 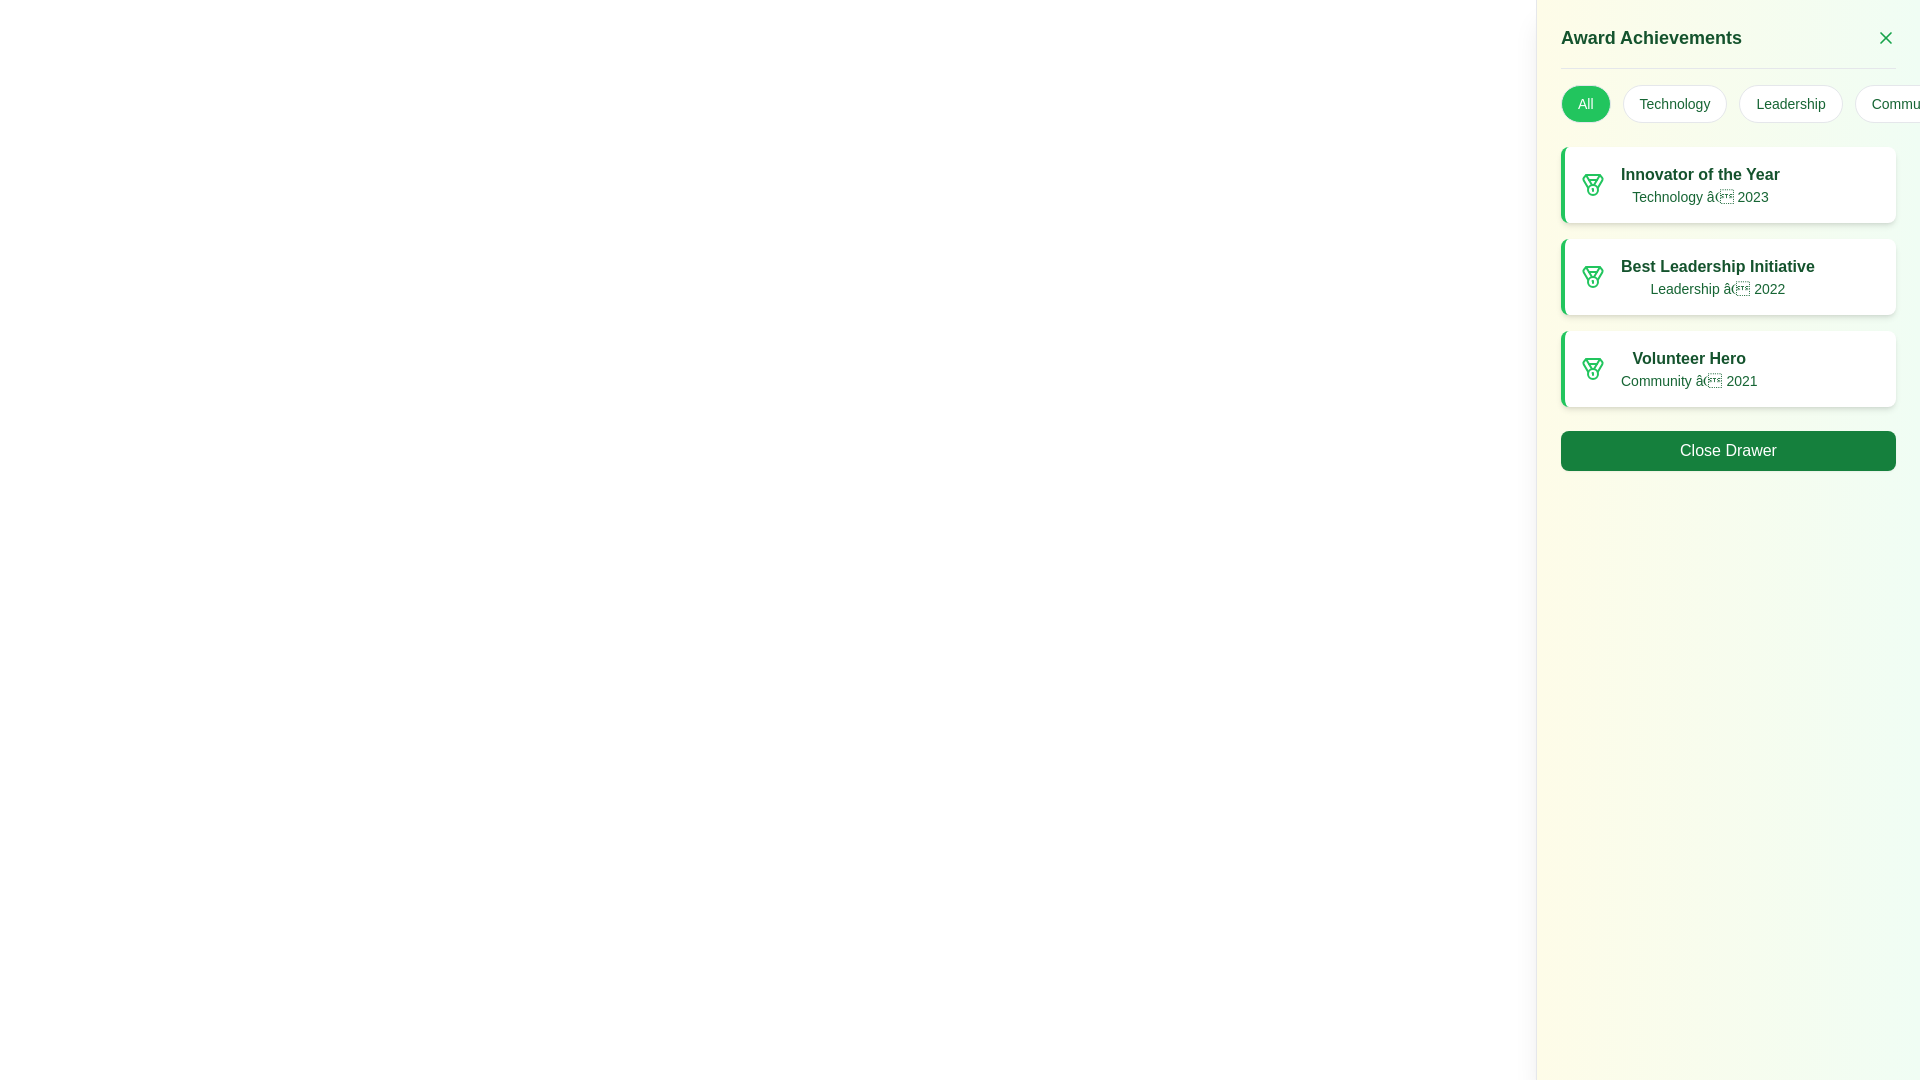 What do you see at coordinates (1699, 196) in the screenshot?
I see `the green text label reading 'Technology – 2023', which is a subheading under the bold title 'Innovator of the Year' in the 'Award Achievements' section` at bounding box center [1699, 196].